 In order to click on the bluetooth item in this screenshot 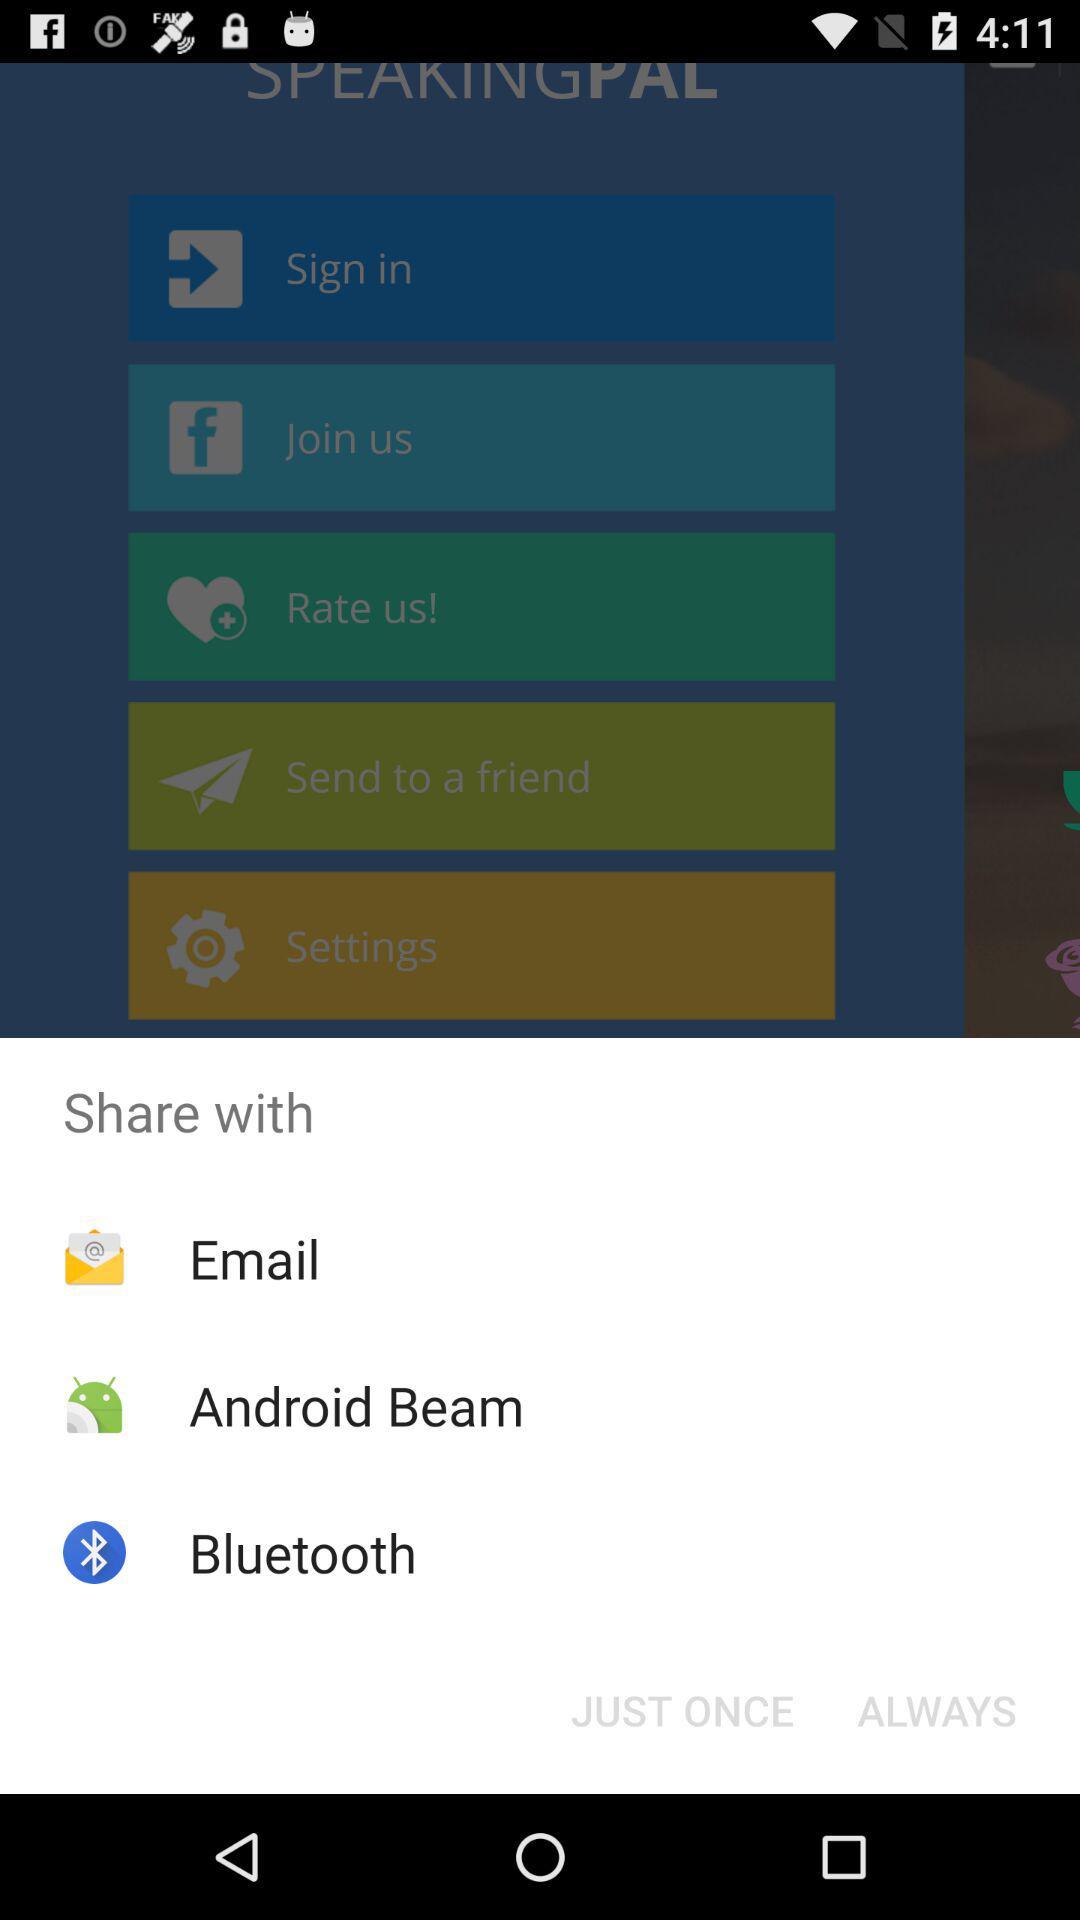, I will do `click(303, 1551)`.